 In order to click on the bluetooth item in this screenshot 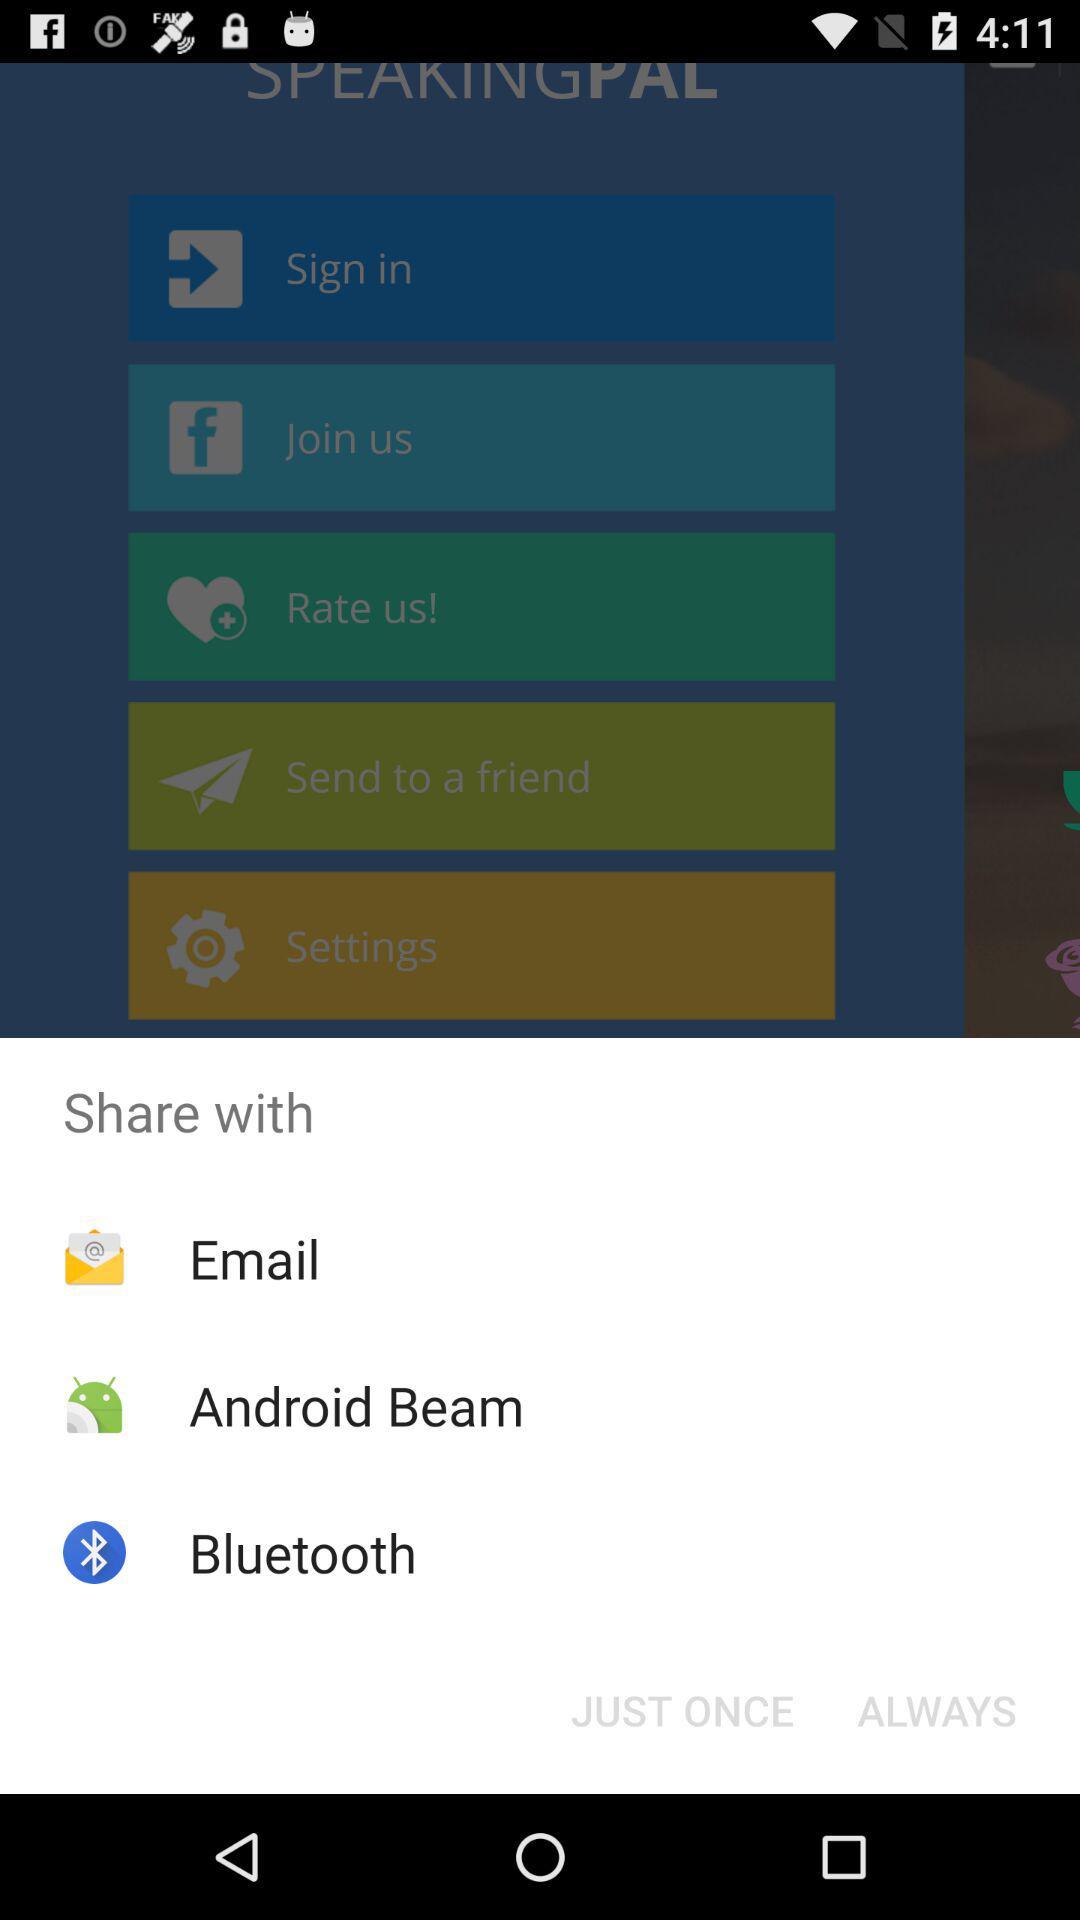, I will do `click(303, 1551)`.